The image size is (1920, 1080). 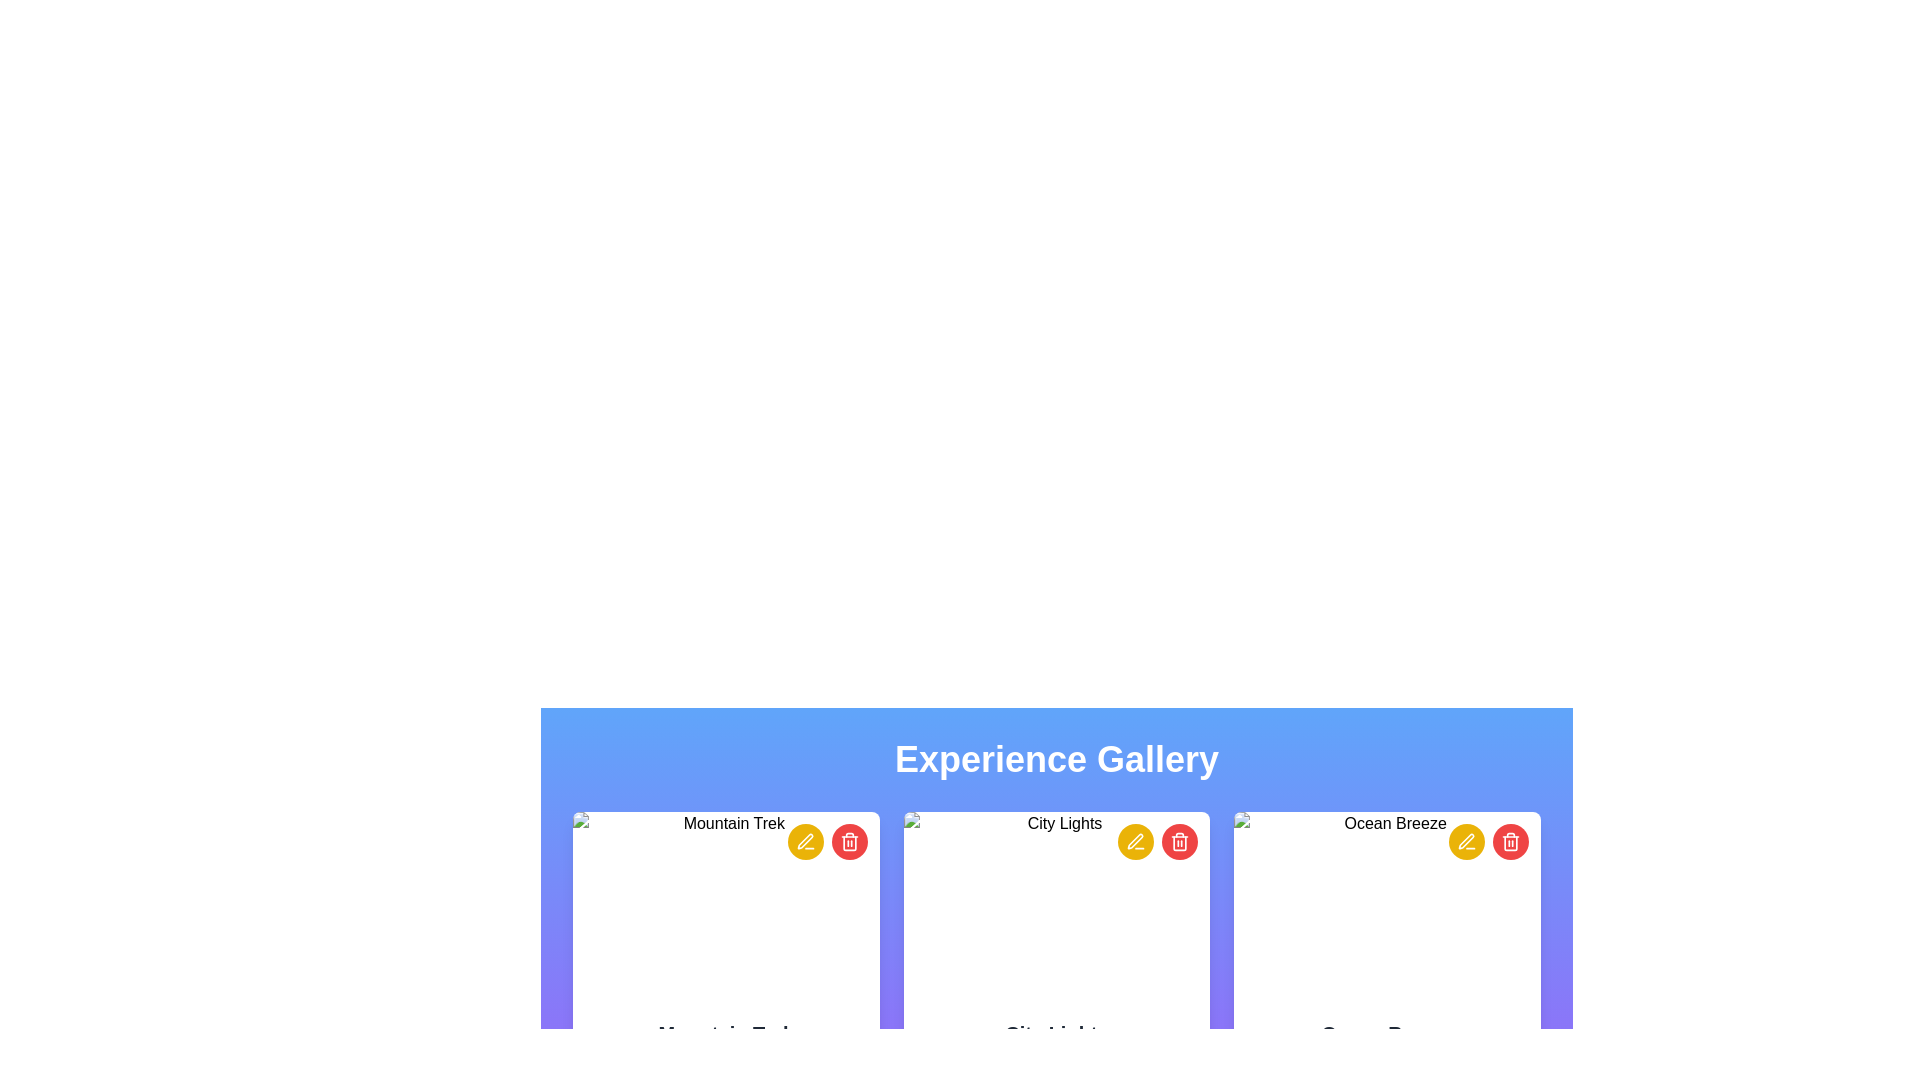 I want to click on the delete action button located in the top-right corner of the 'City Lights' card to observe any visual response, so click(x=1180, y=841).